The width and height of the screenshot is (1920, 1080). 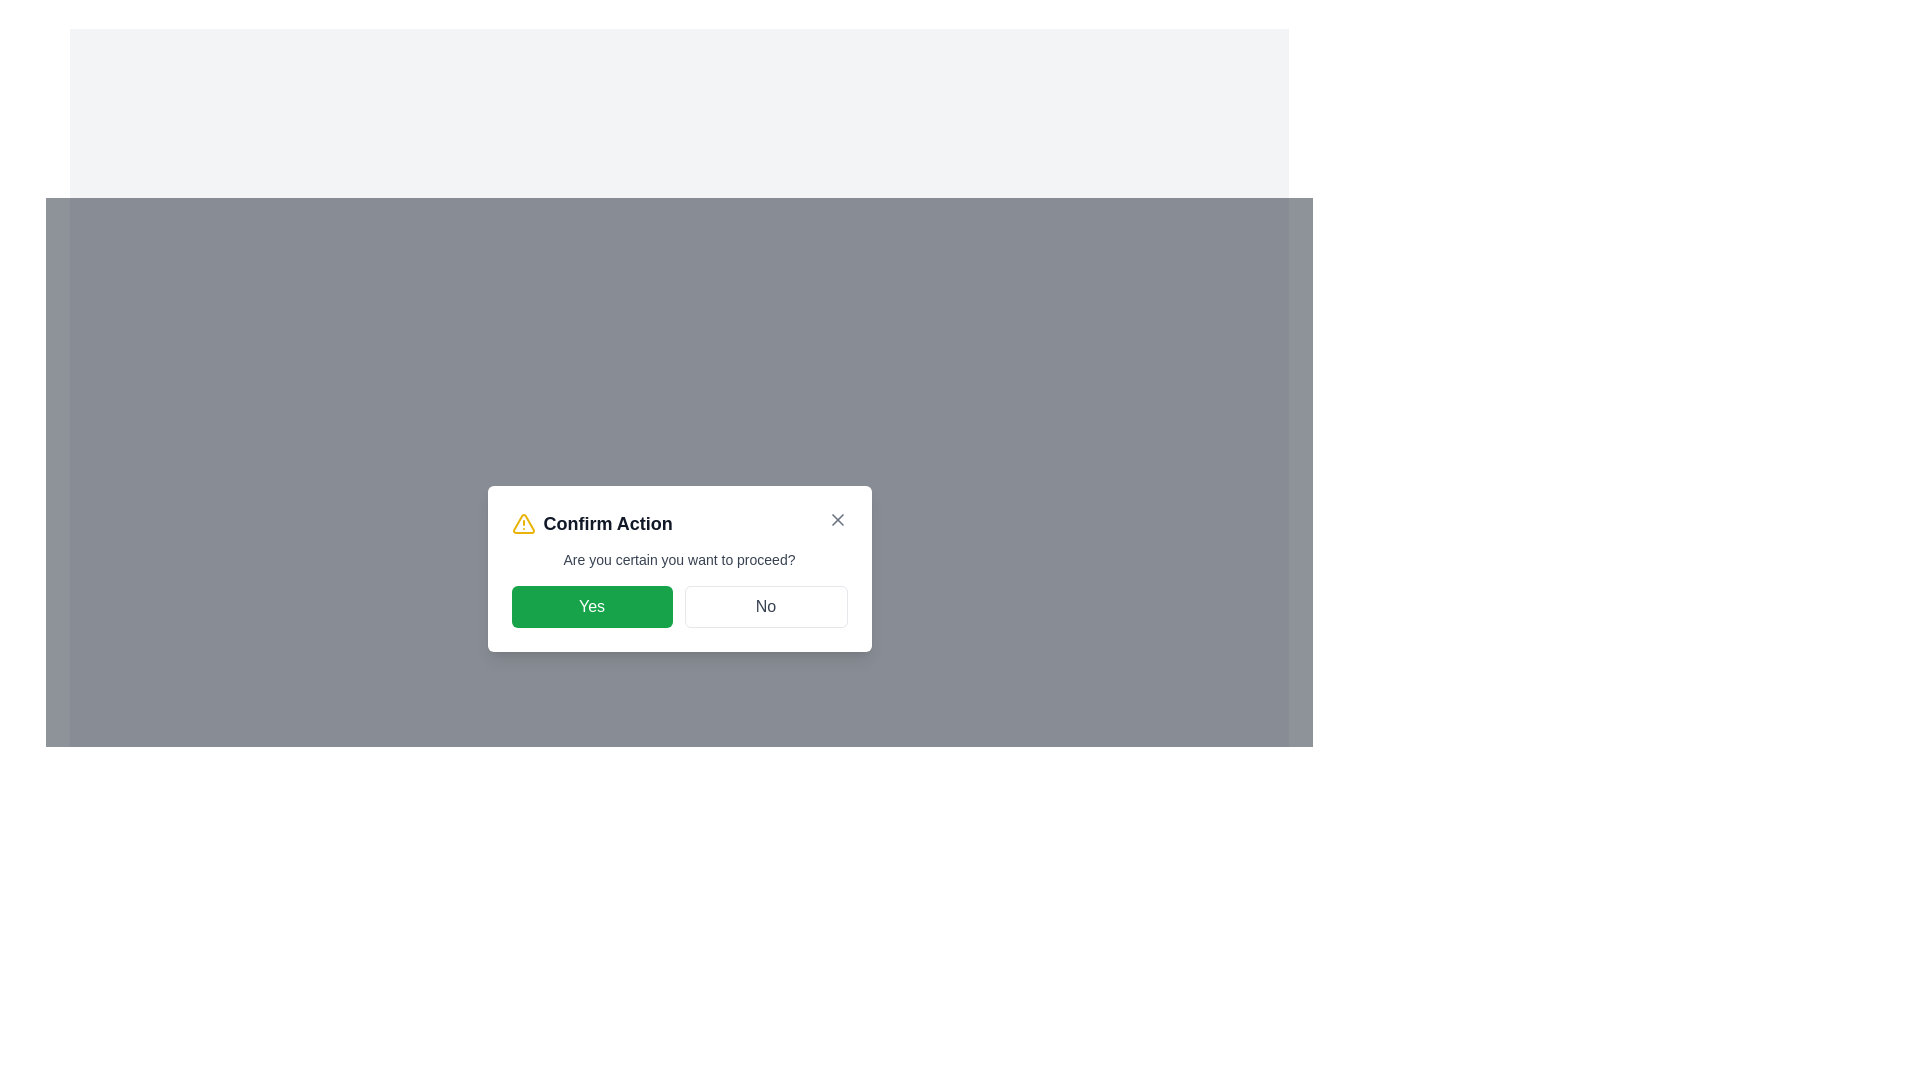 I want to click on the 'Decline' button located at the lower right corner of the dialog box, so click(x=765, y=605).